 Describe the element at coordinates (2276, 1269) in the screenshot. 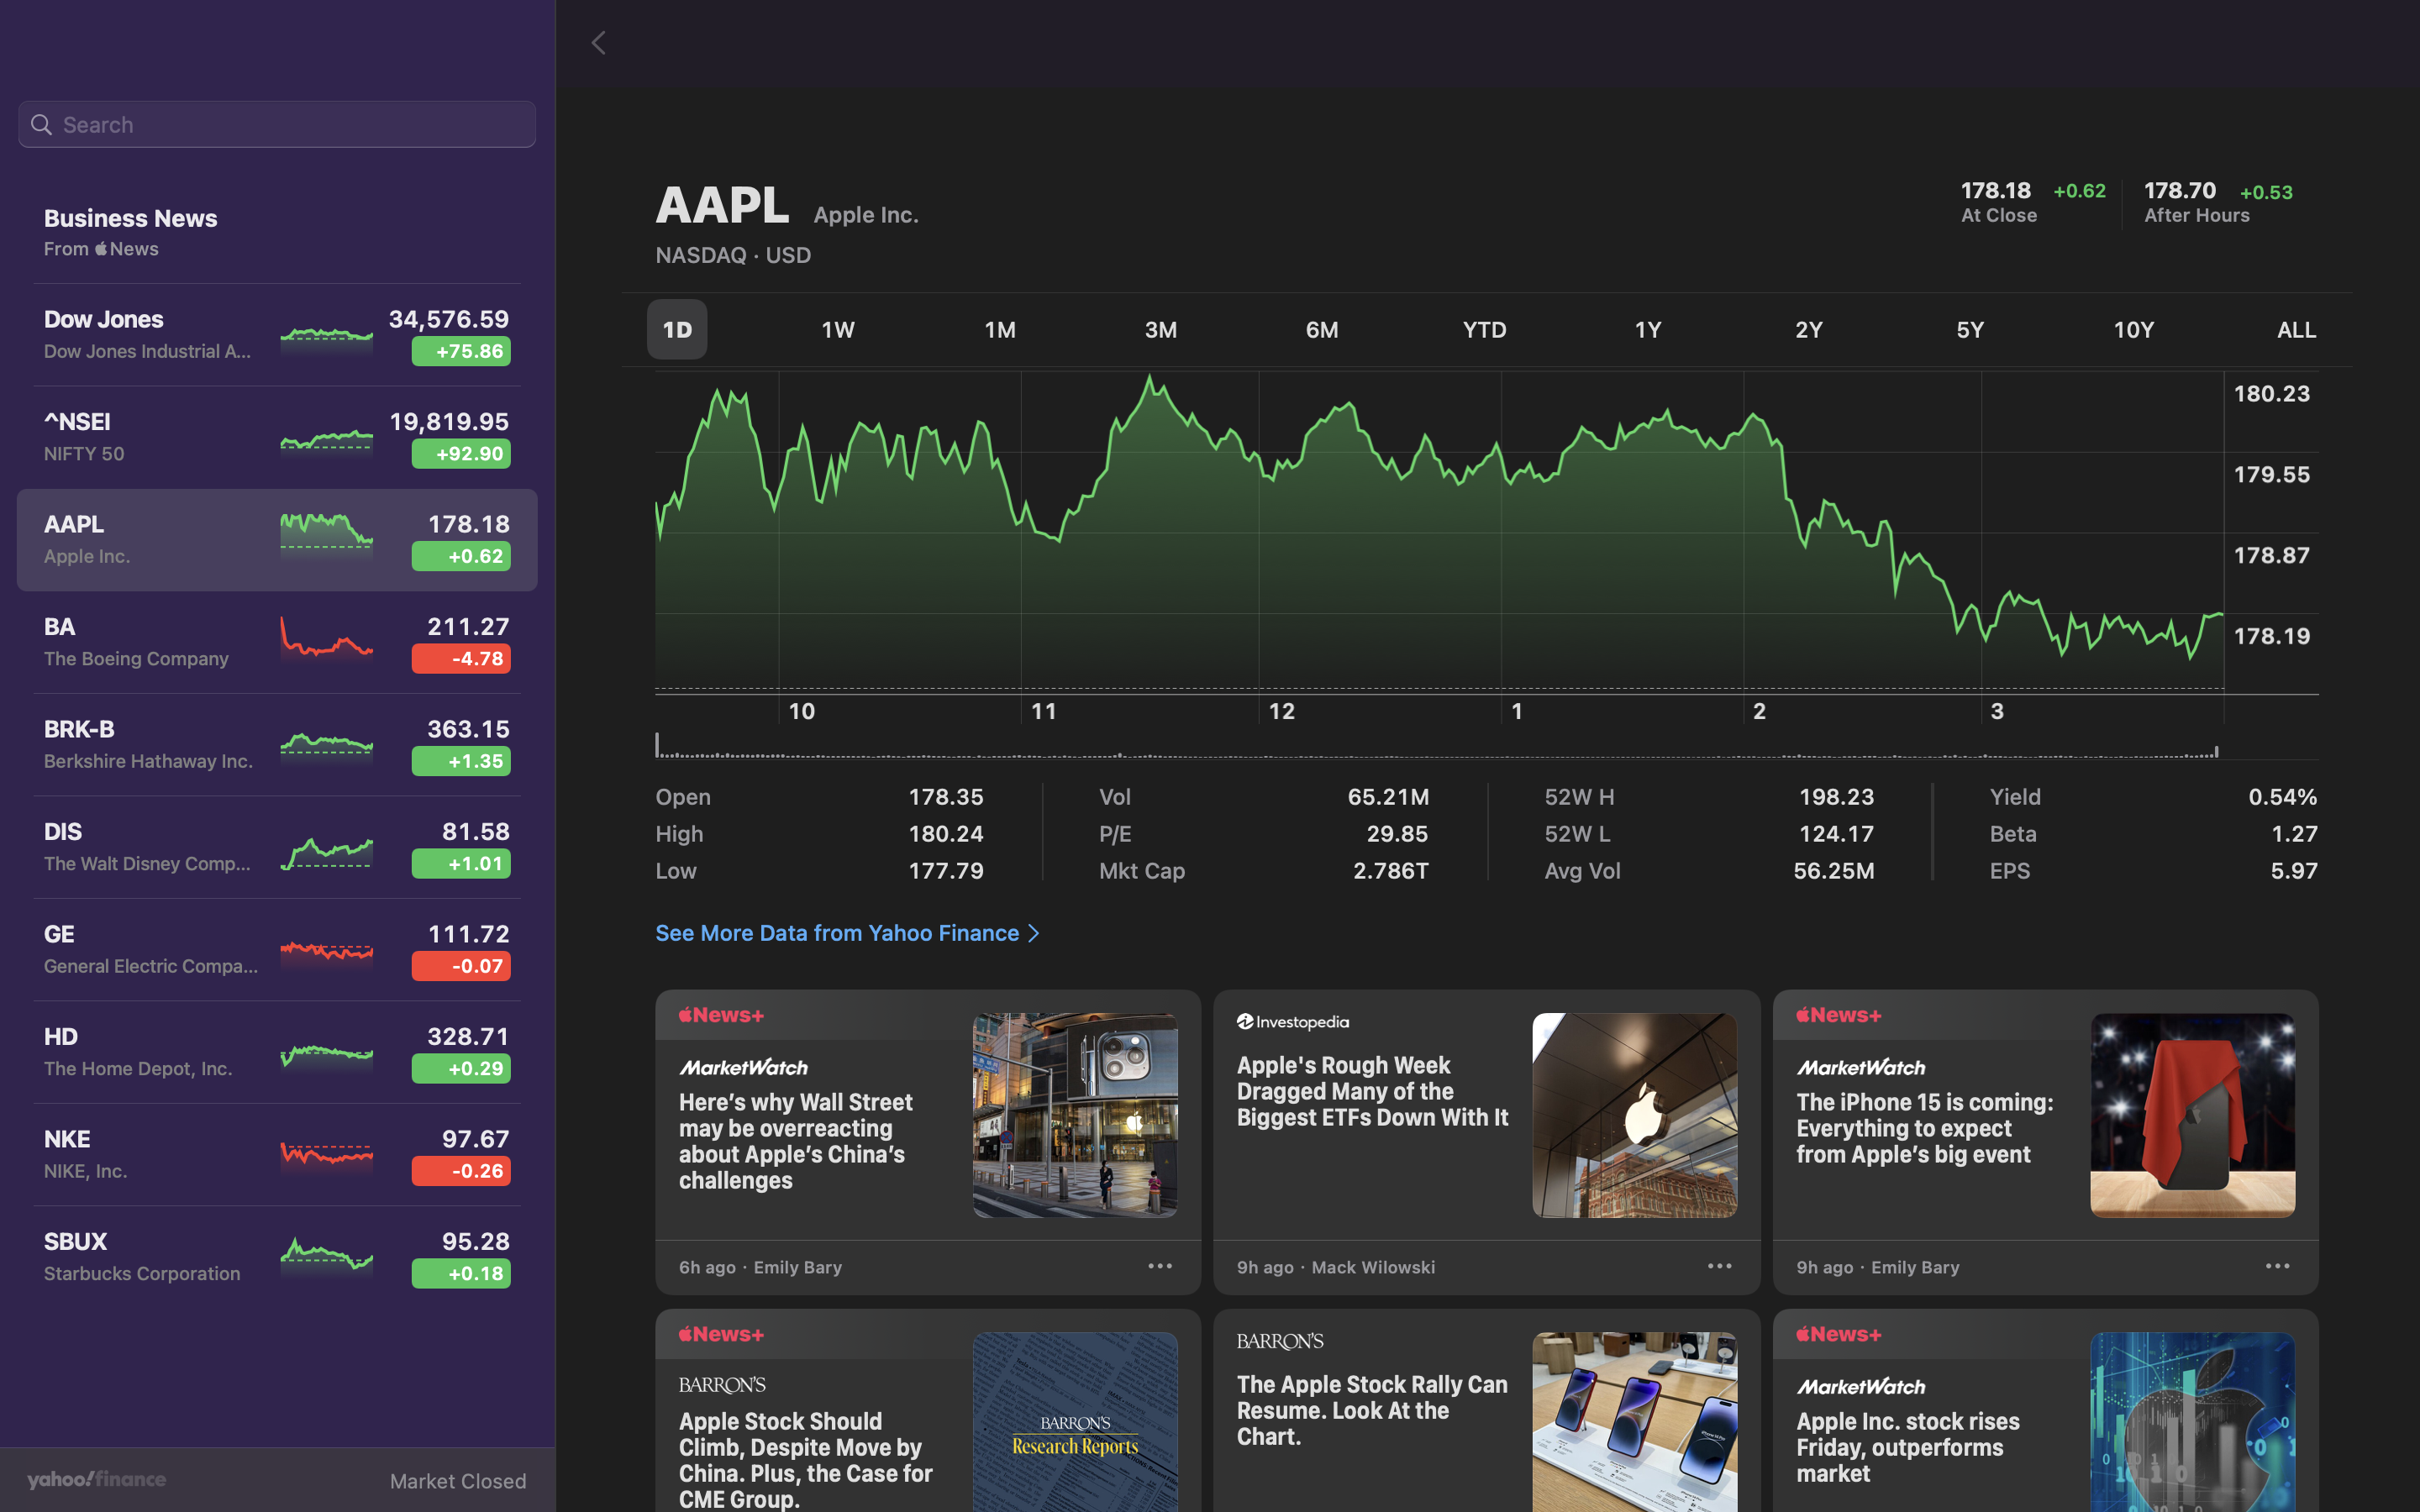

I see `on the "3 dots"` at that location.